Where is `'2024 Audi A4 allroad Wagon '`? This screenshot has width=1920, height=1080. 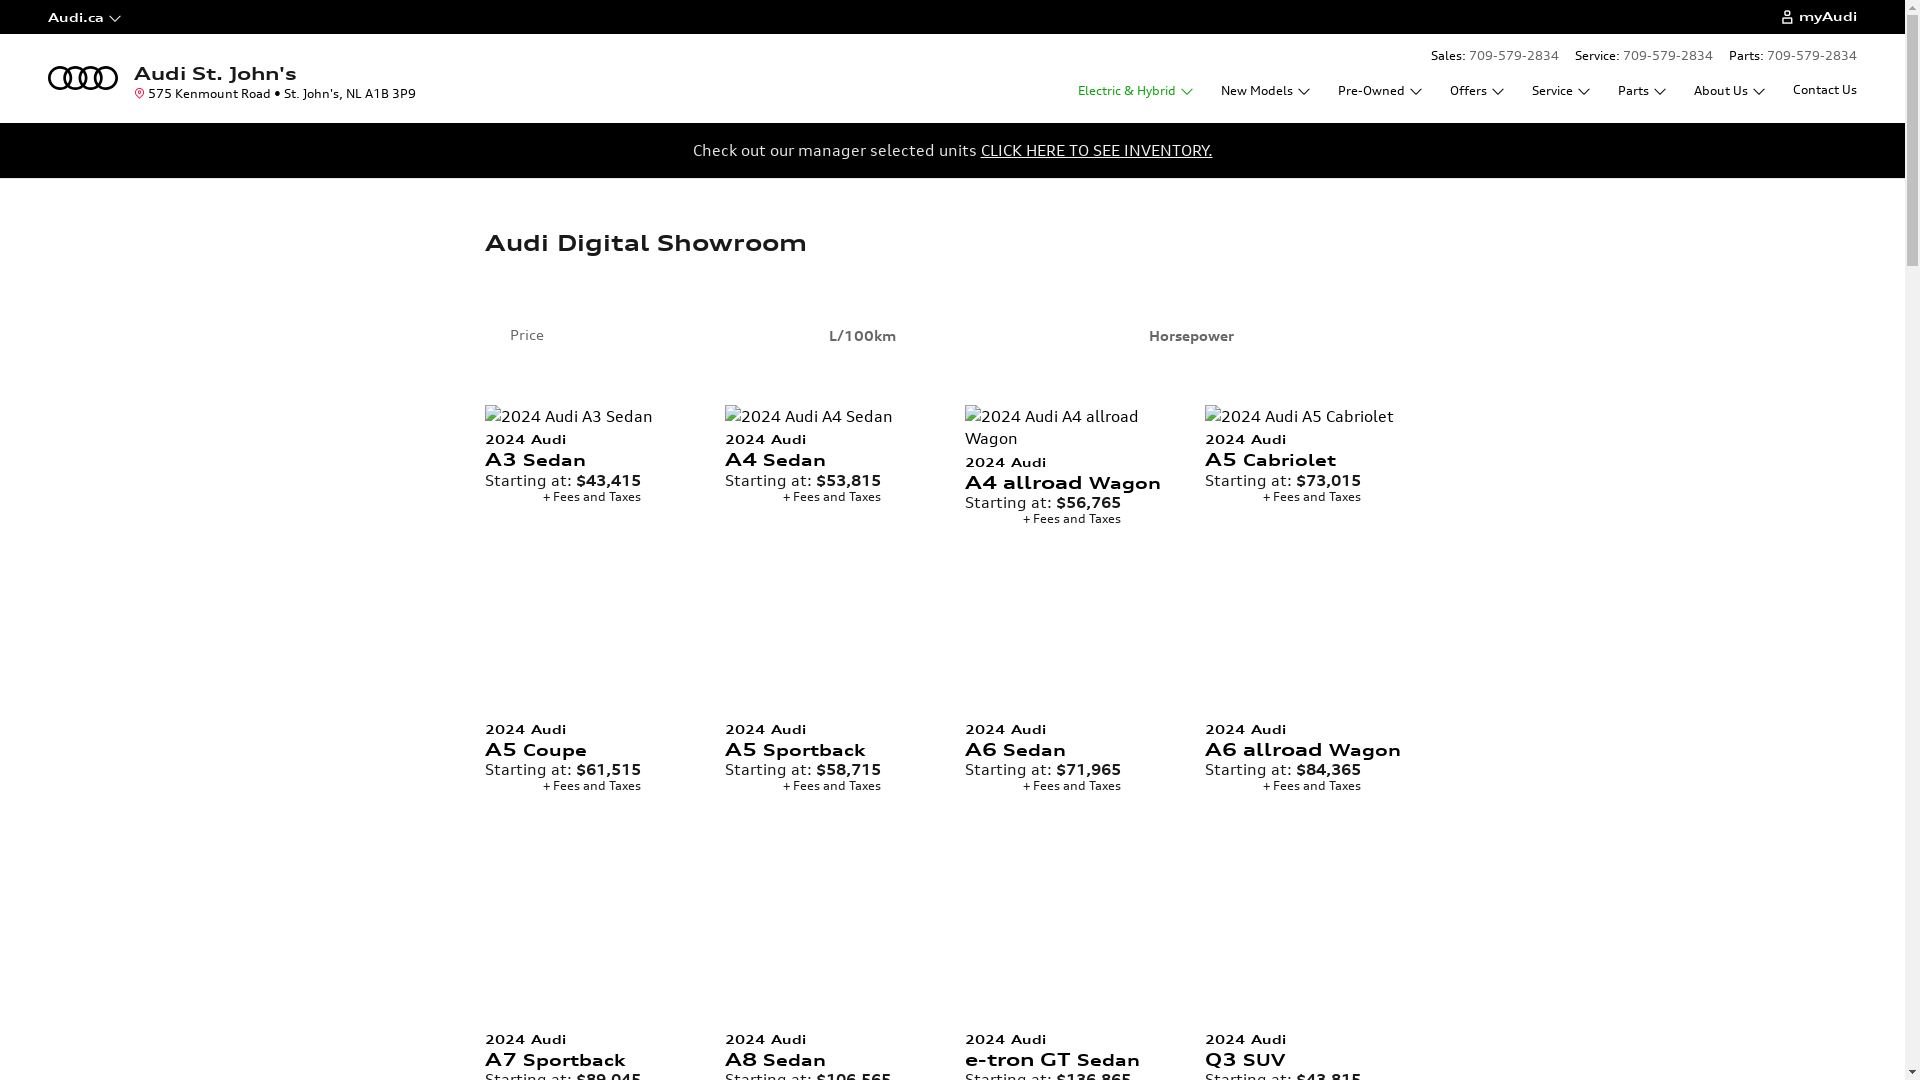
'2024 Audi A4 allroad Wagon ' is located at coordinates (964, 425).